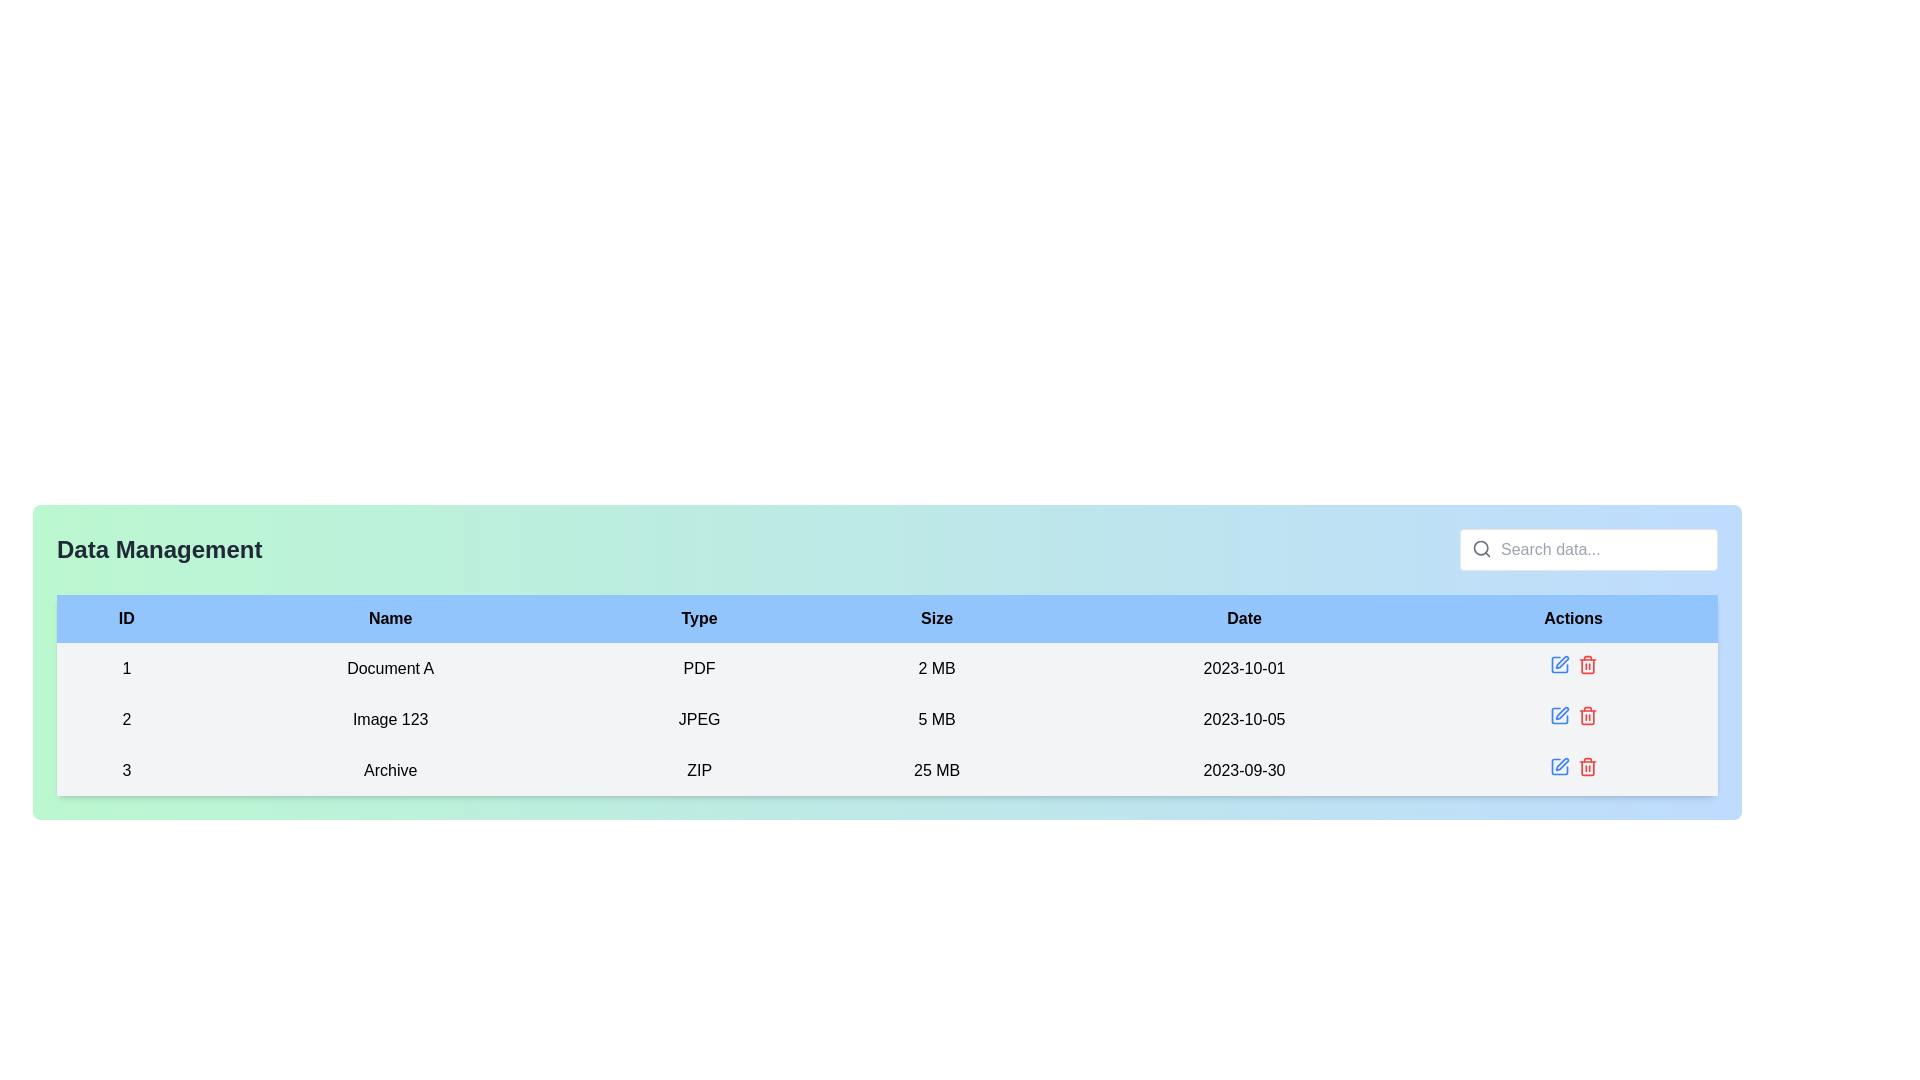 This screenshot has width=1920, height=1080. Describe the element at coordinates (1243, 769) in the screenshot. I see `the Text display that shows the date for the third row entry in the data table, which is located in the 'Date' column and aligns with 'Archive' under 'Name' and '25 MB' under 'Size'` at that location.